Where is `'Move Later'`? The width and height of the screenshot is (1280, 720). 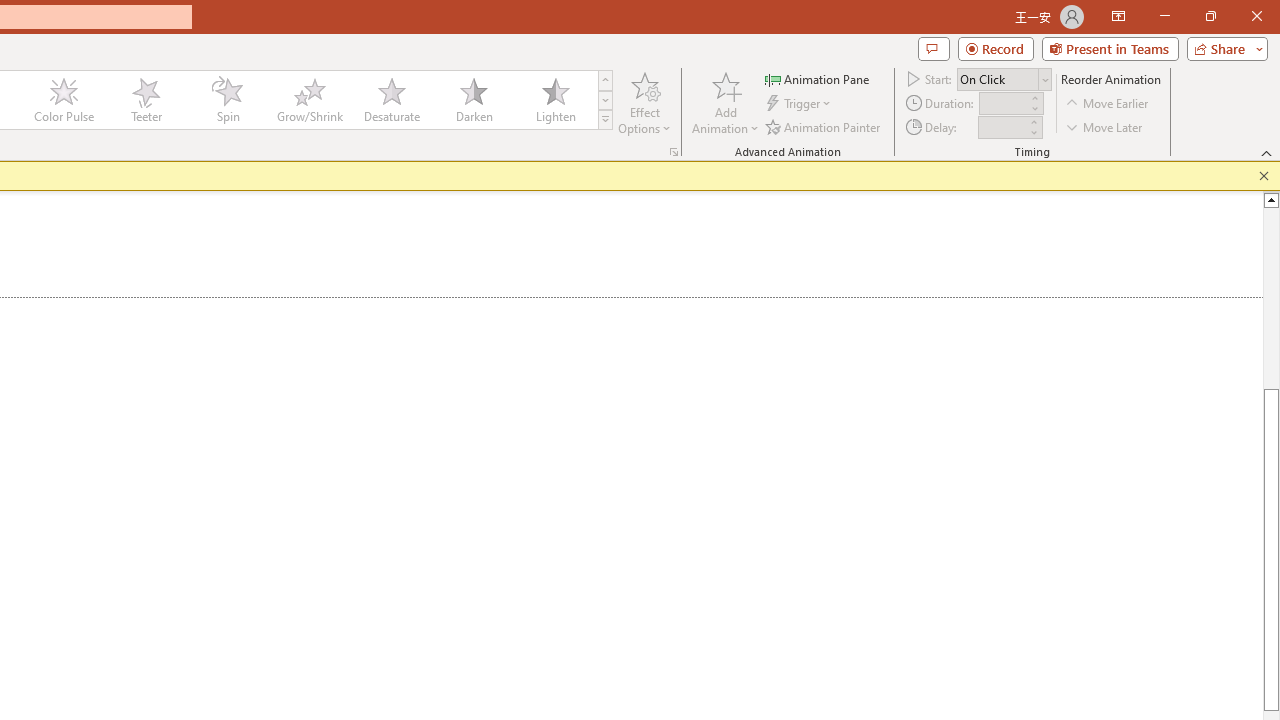 'Move Later' is located at coordinates (1104, 127).